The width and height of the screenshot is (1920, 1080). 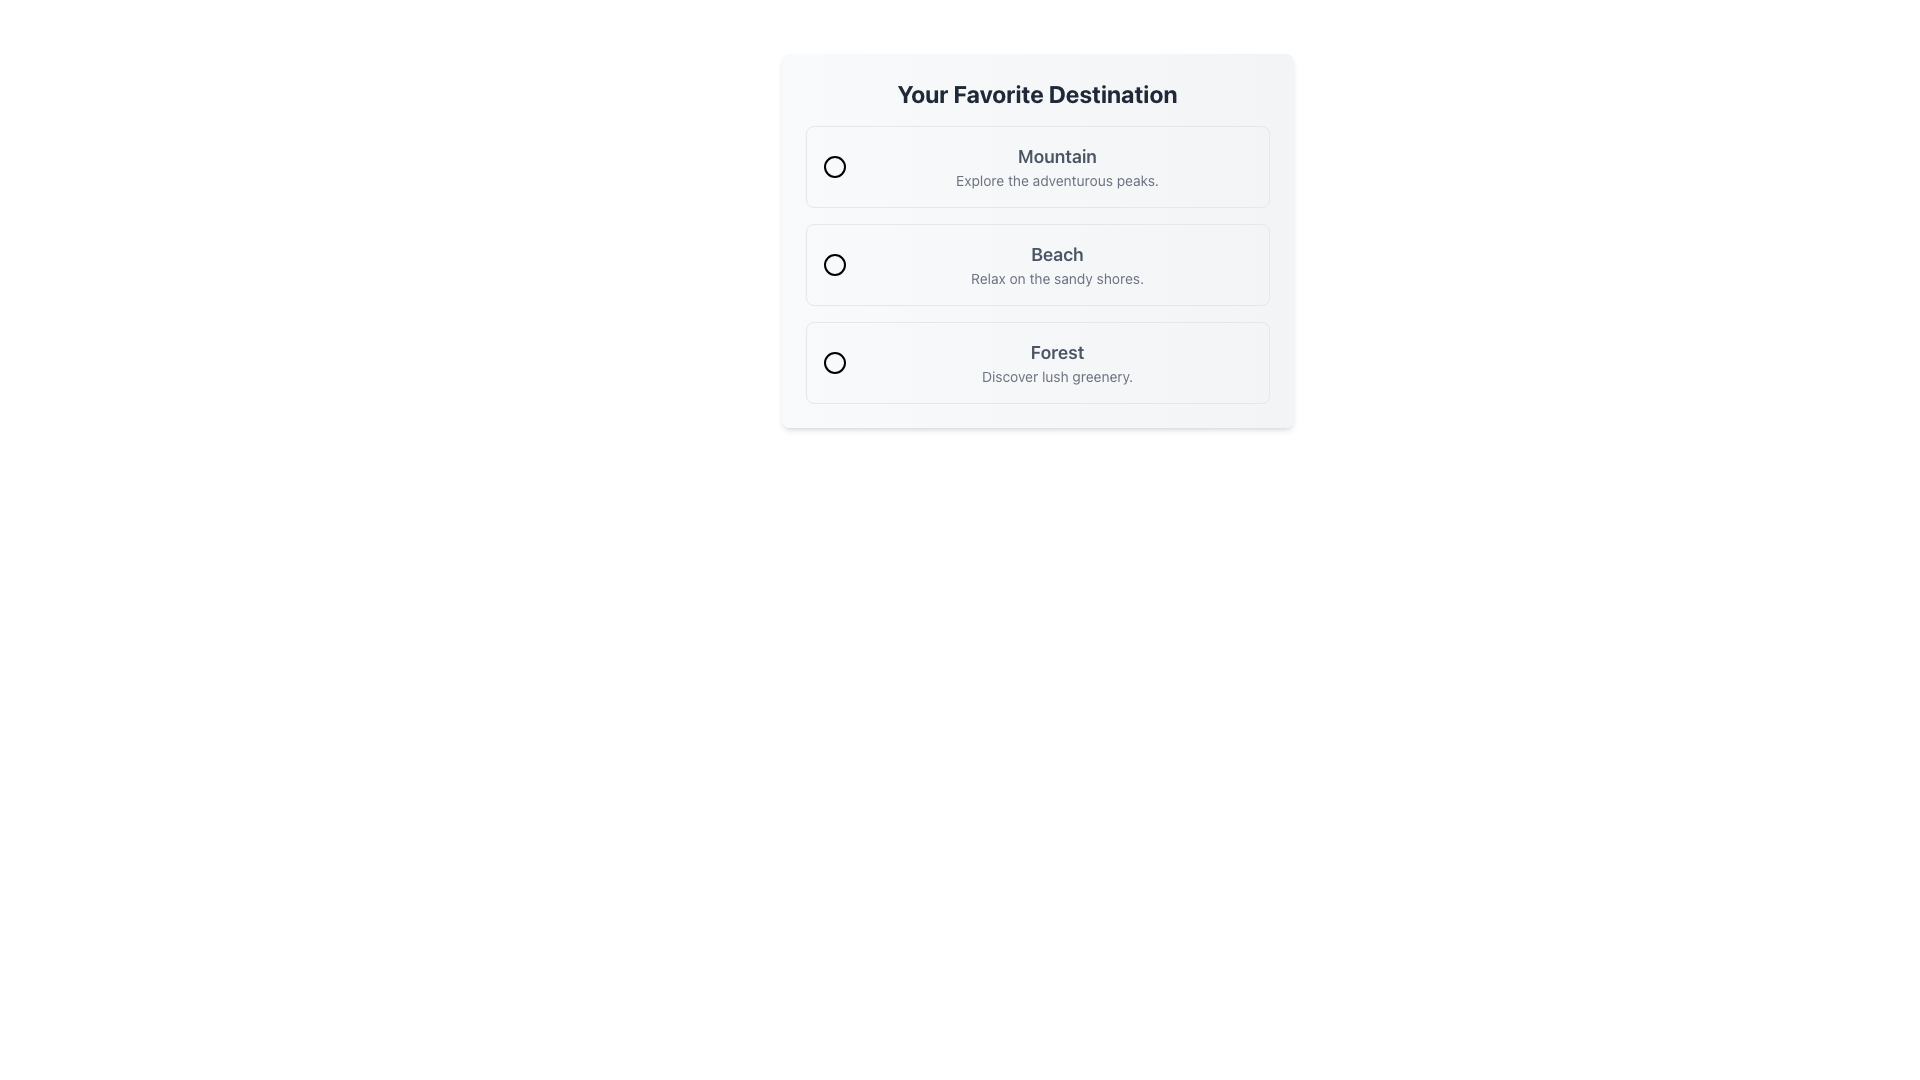 I want to click on the first selectable list item labeled 'Mountain', so click(x=1037, y=165).